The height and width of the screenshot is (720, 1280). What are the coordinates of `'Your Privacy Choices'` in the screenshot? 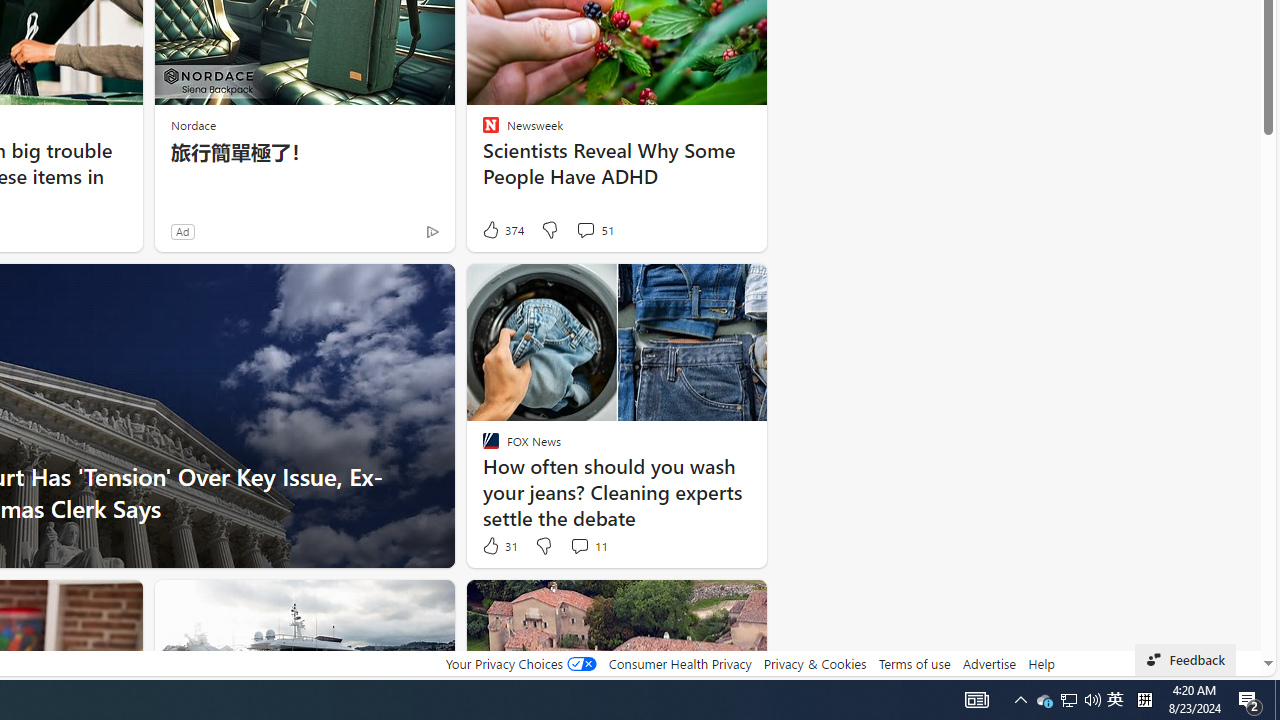 It's located at (520, 663).